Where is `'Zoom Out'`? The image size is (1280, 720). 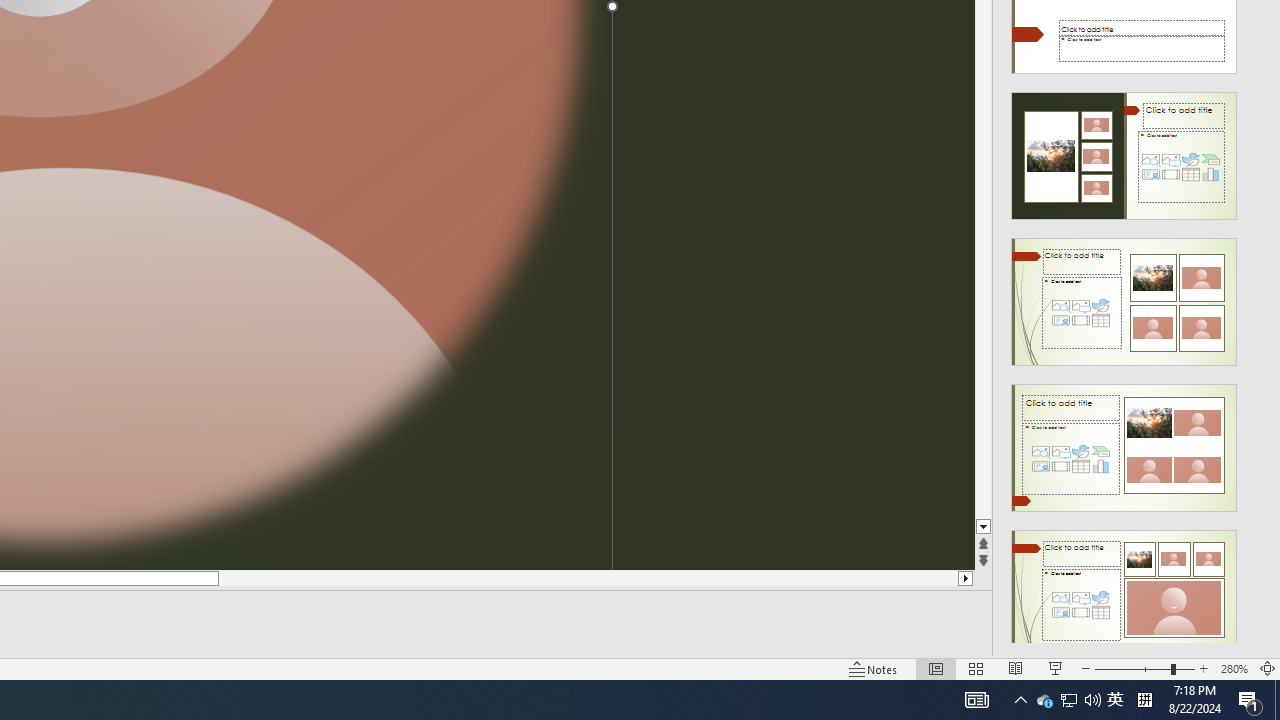 'Zoom Out' is located at coordinates (1132, 669).